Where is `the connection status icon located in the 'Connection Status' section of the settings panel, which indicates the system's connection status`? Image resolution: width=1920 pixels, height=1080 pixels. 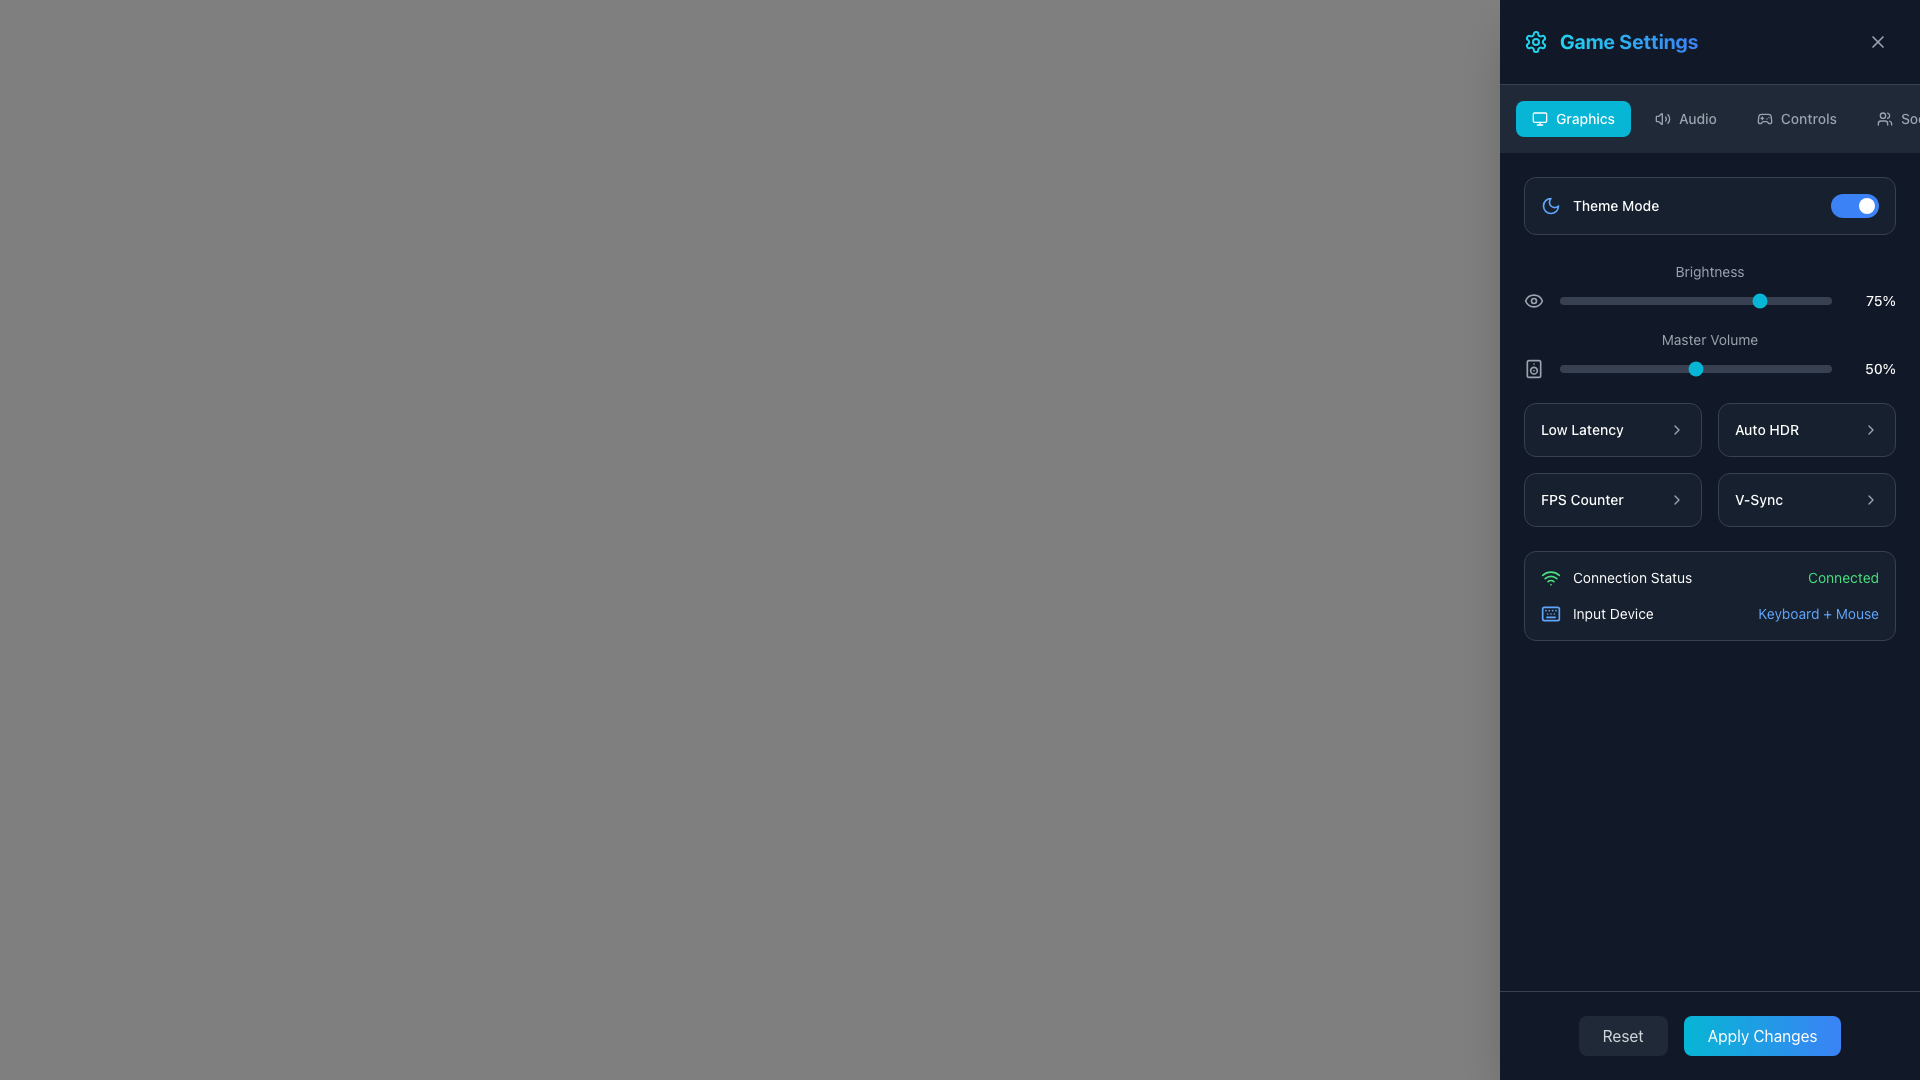 the connection status icon located in the 'Connection Status' section of the settings panel, which indicates the system's connection status is located at coordinates (1549, 578).